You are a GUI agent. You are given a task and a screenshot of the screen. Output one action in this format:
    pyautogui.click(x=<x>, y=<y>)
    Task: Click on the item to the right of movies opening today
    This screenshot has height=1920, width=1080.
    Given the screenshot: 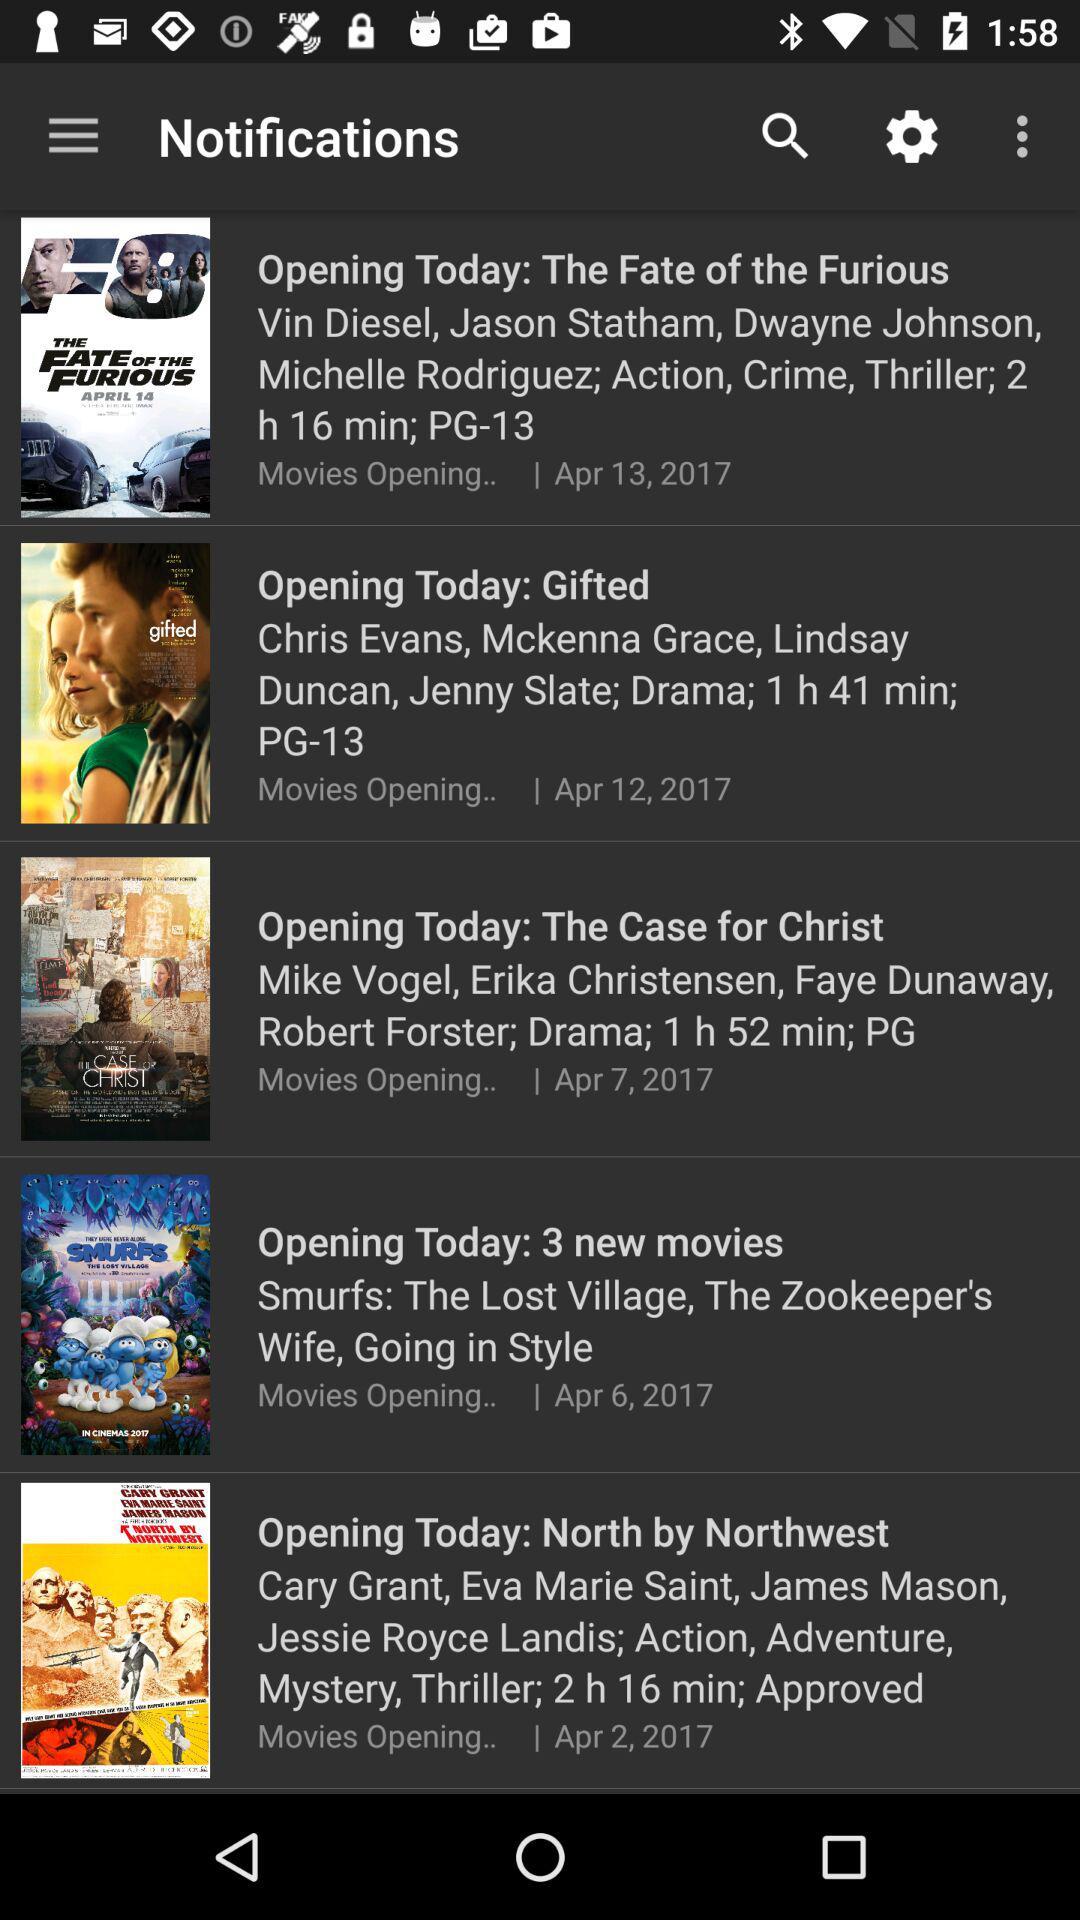 What is the action you would take?
    pyautogui.click(x=535, y=471)
    